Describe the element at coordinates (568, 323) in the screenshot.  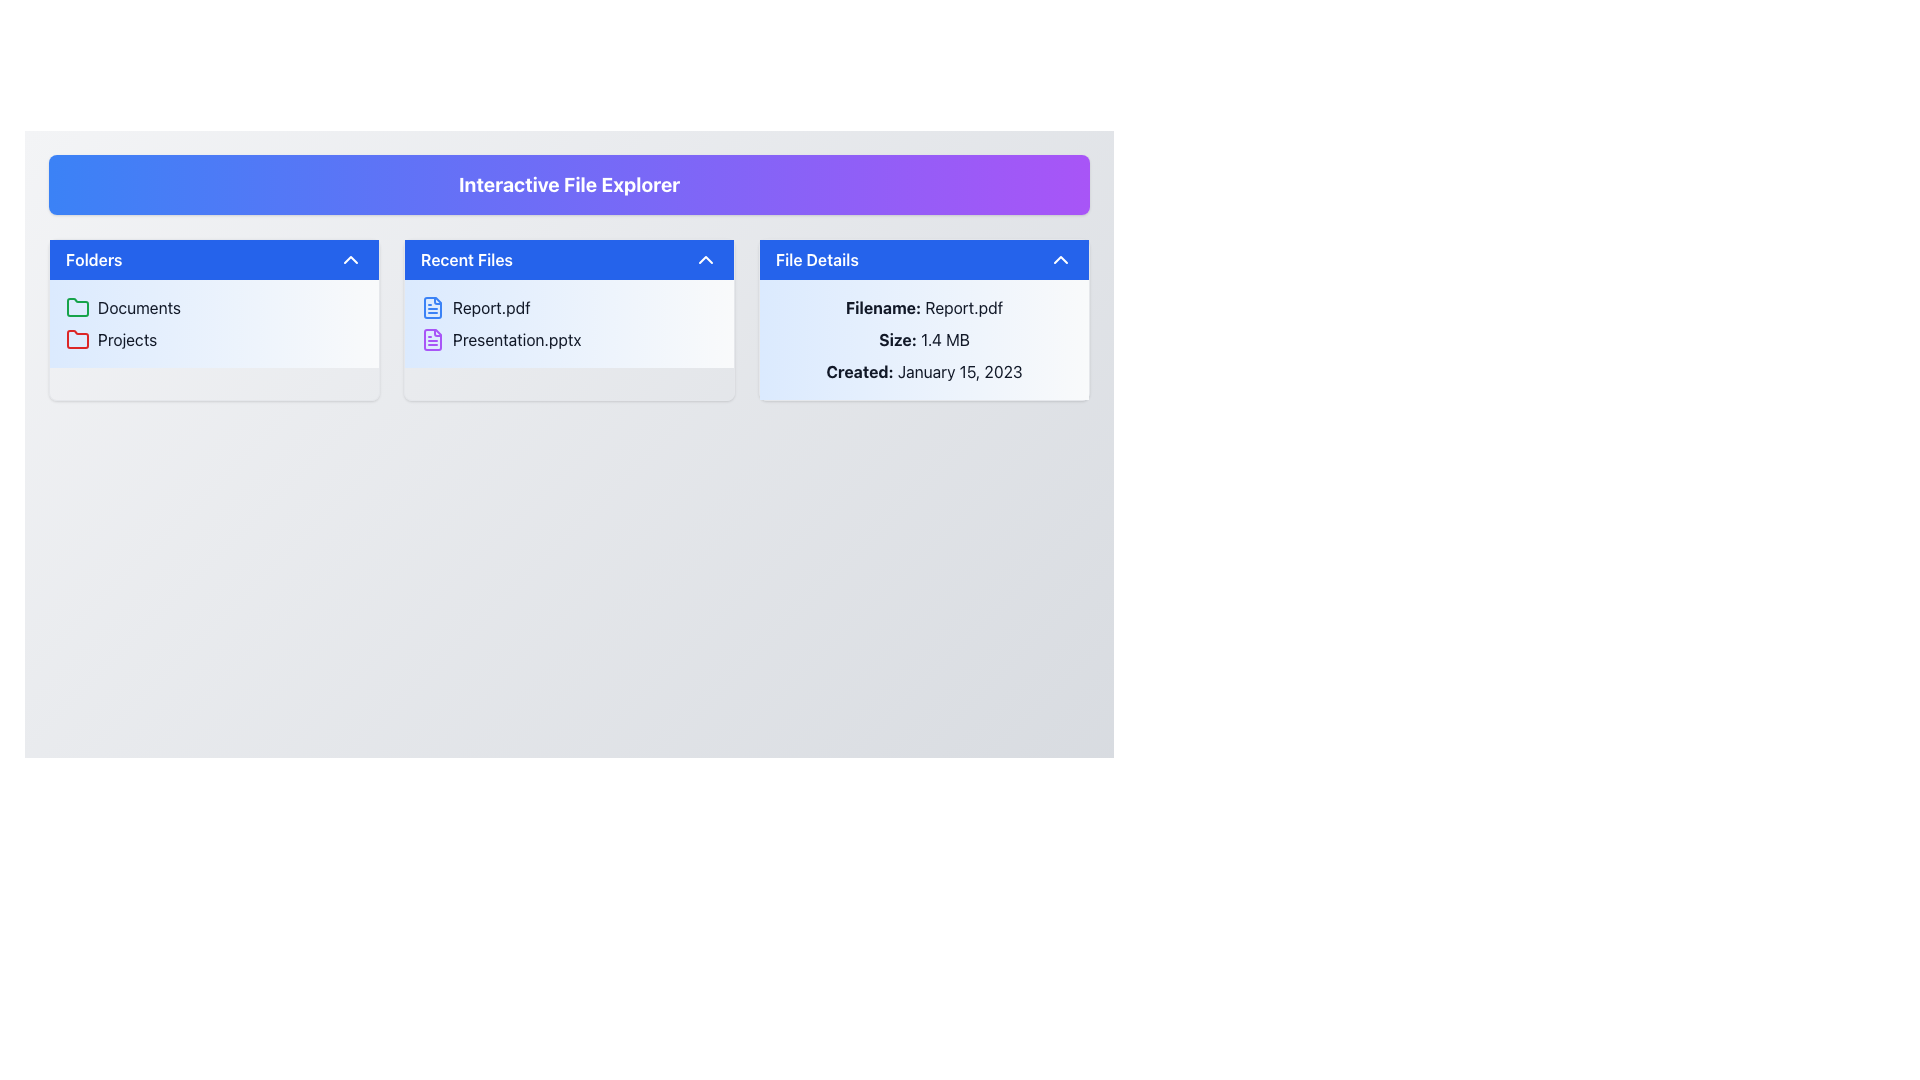
I see `on the file name 'Report.pdf' displayed in the center panel under the 'Recent Files' heading` at that location.